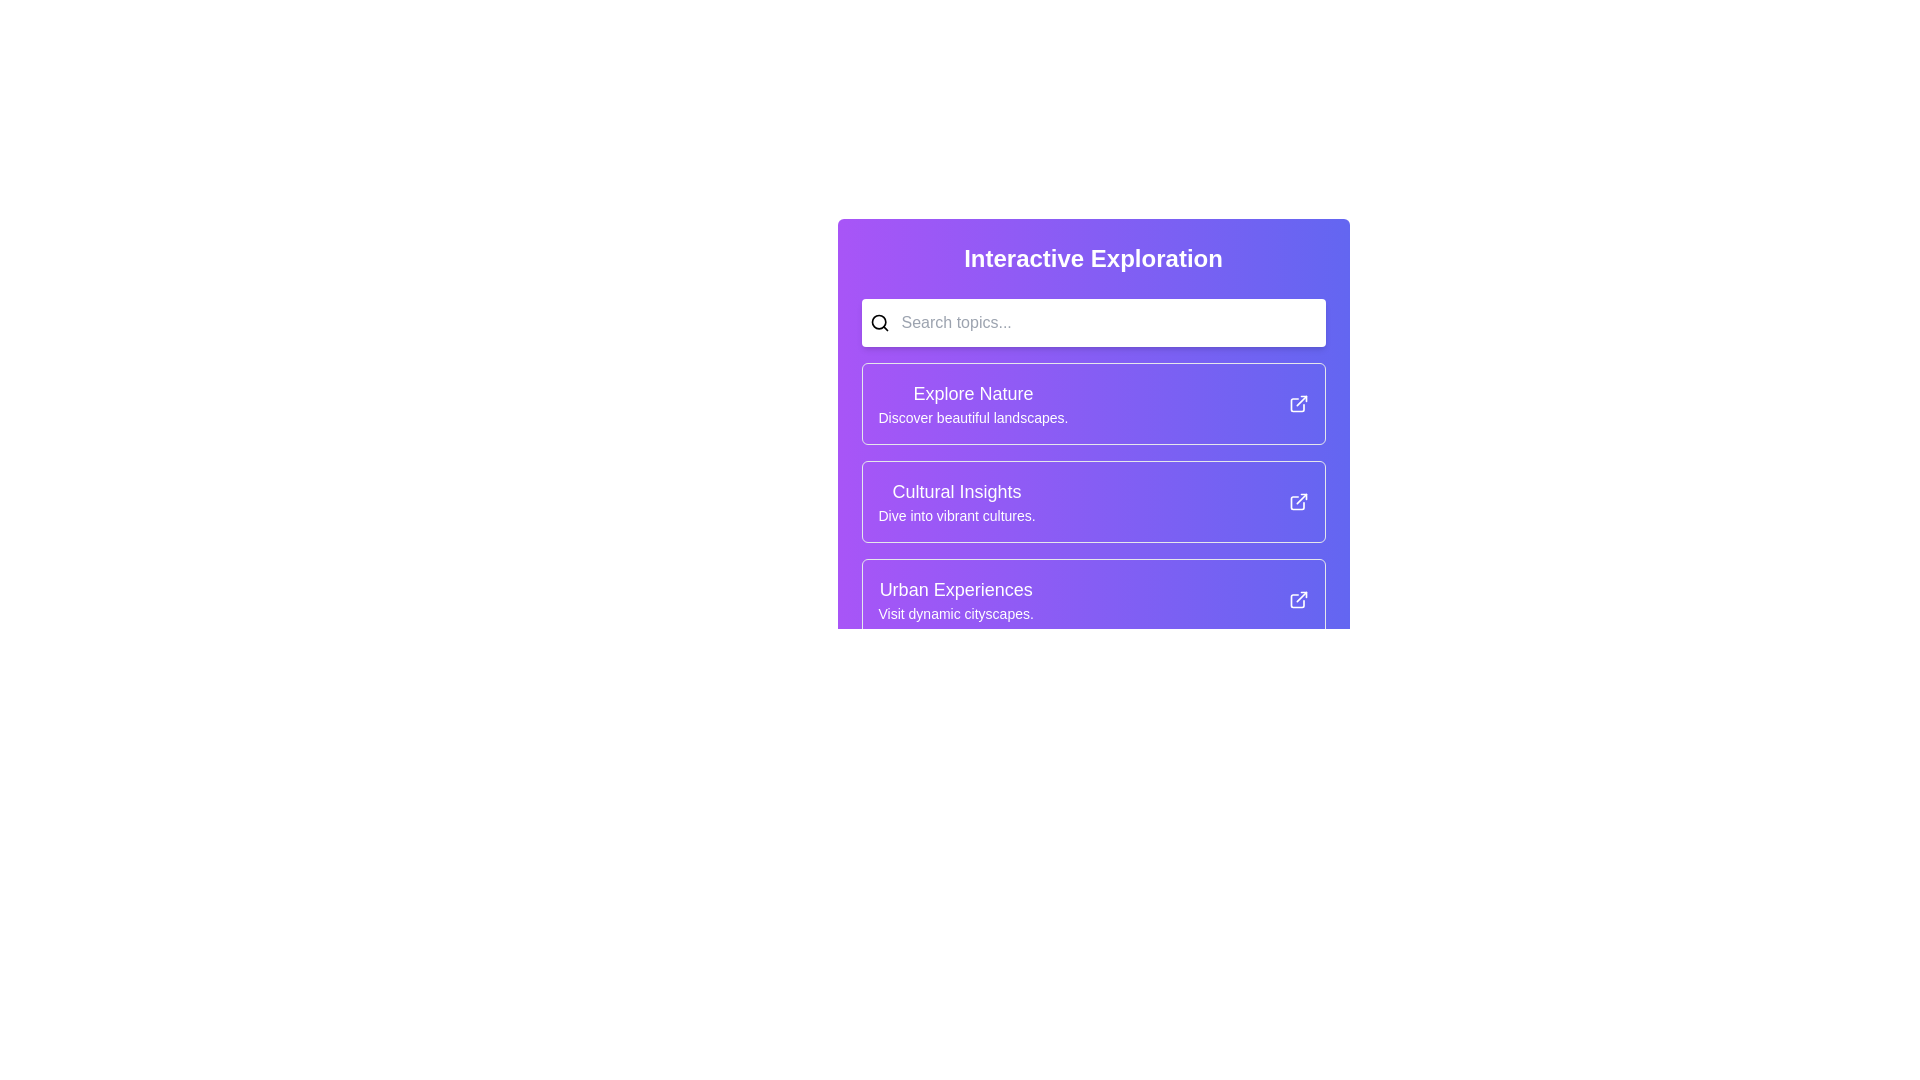 The width and height of the screenshot is (1920, 1080). Describe the element at coordinates (879, 322) in the screenshot. I see `the Search icon located at the top left of the search bar, which represents the search functionality` at that location.